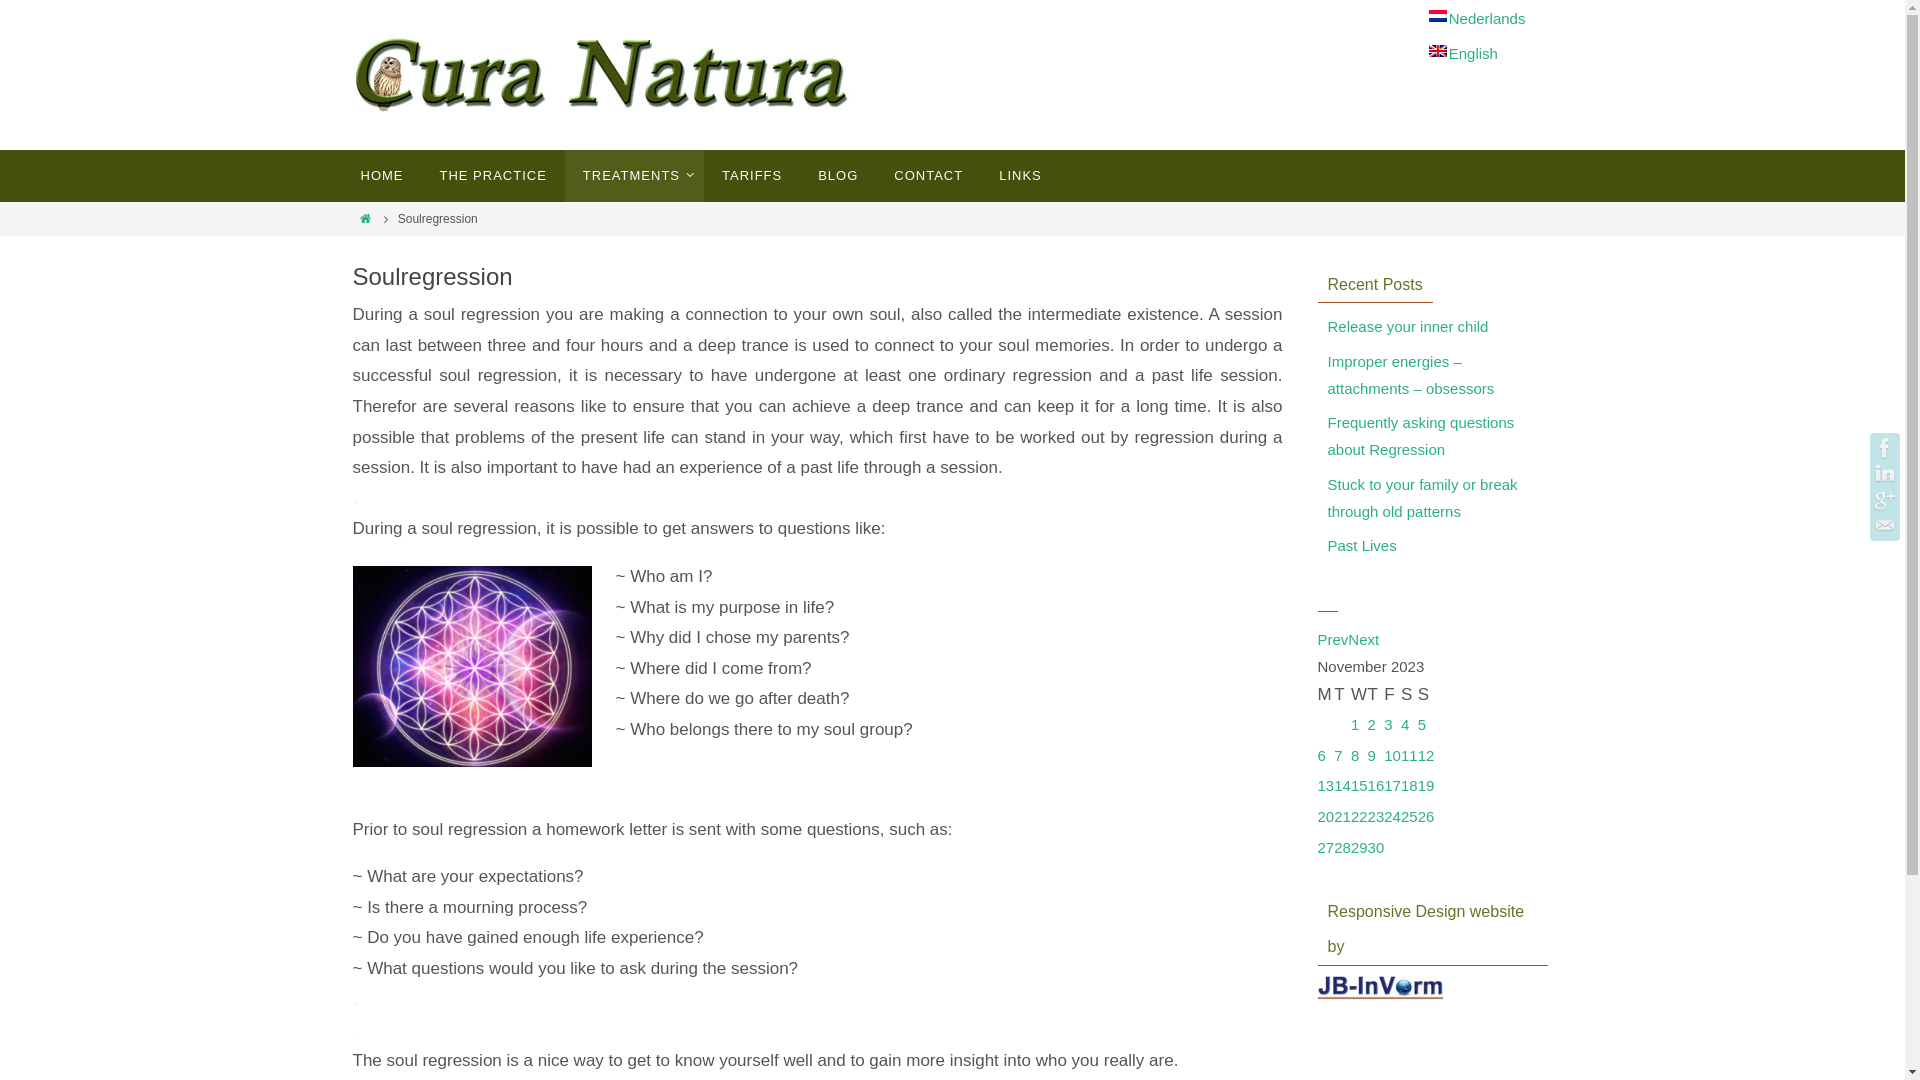 This screenshot has height=1080, width=1920. I want to click on '16', so click(1375, 785).